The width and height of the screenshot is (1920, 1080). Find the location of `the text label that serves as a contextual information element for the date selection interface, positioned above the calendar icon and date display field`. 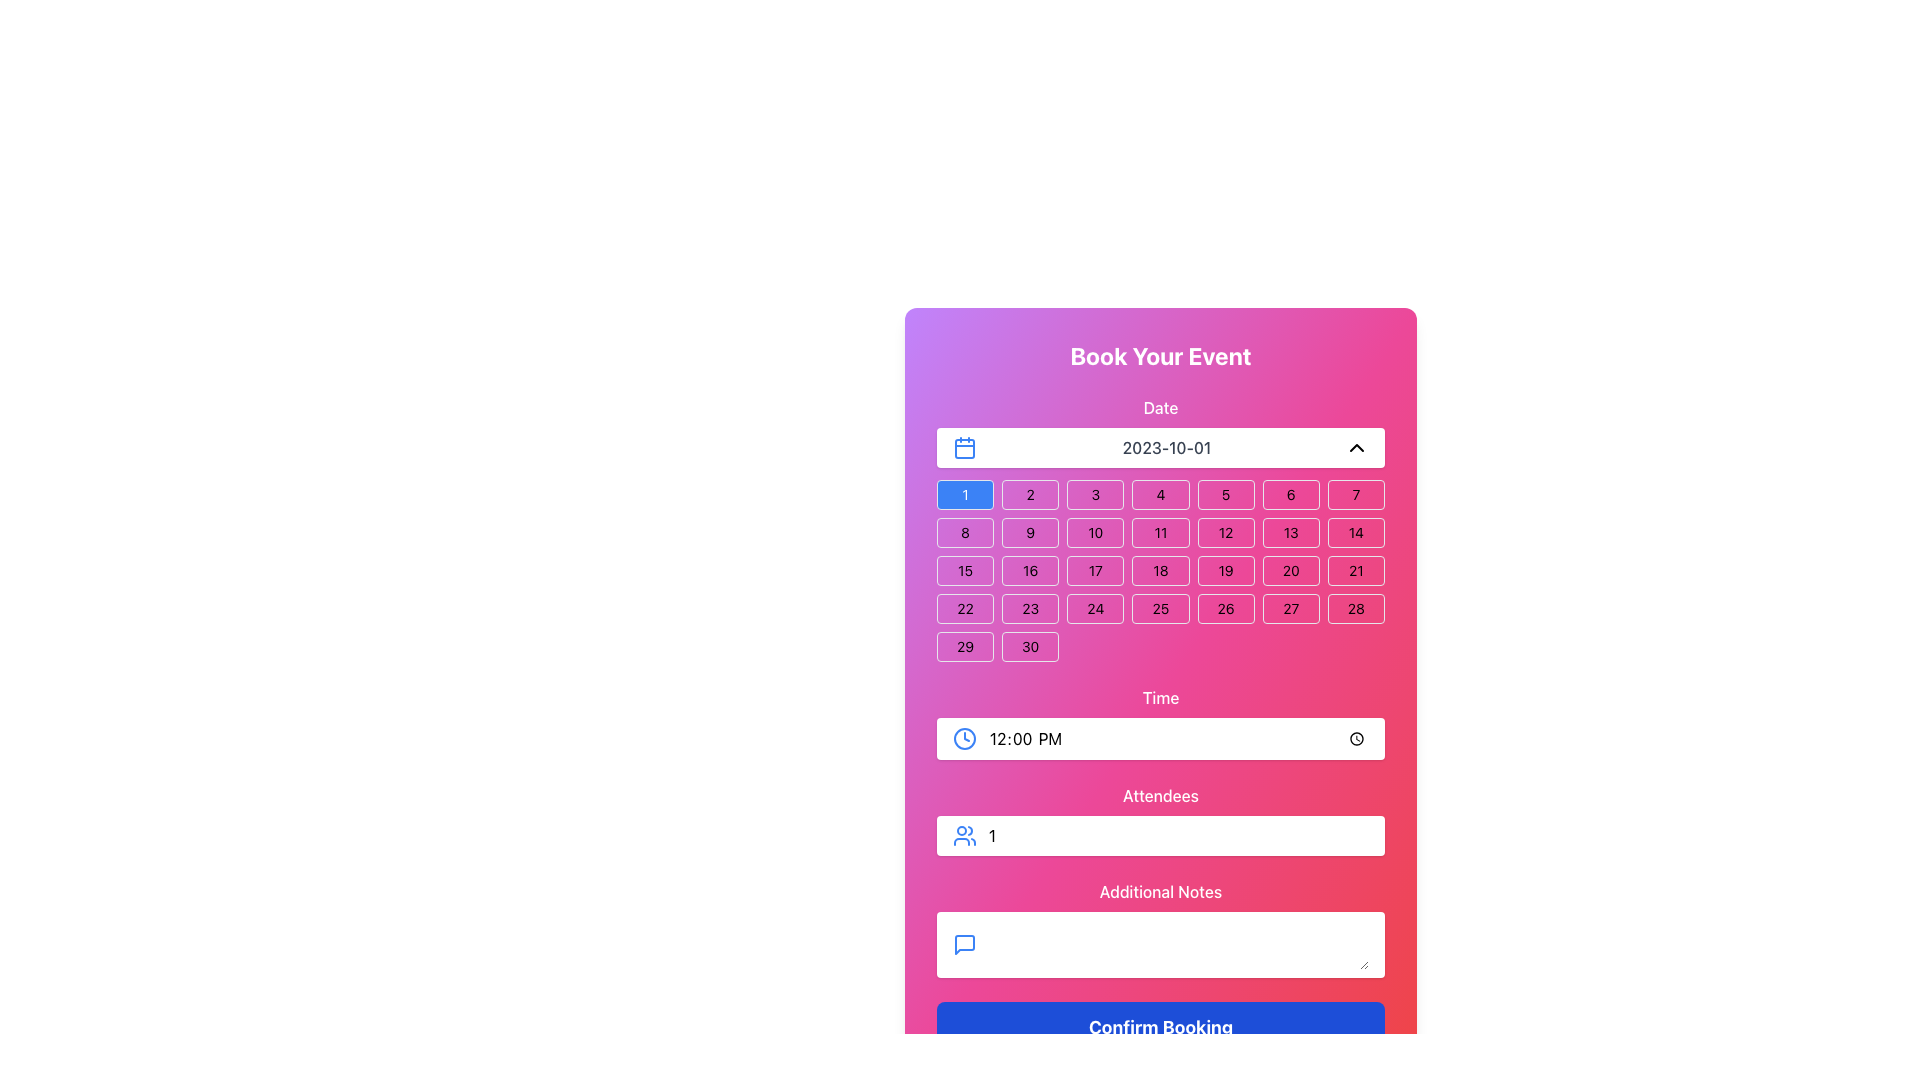

the text label that serves as a contextual information element for the date selection interface, positioned above the calendar icon and date display field is located at coordinates (1161, 407).